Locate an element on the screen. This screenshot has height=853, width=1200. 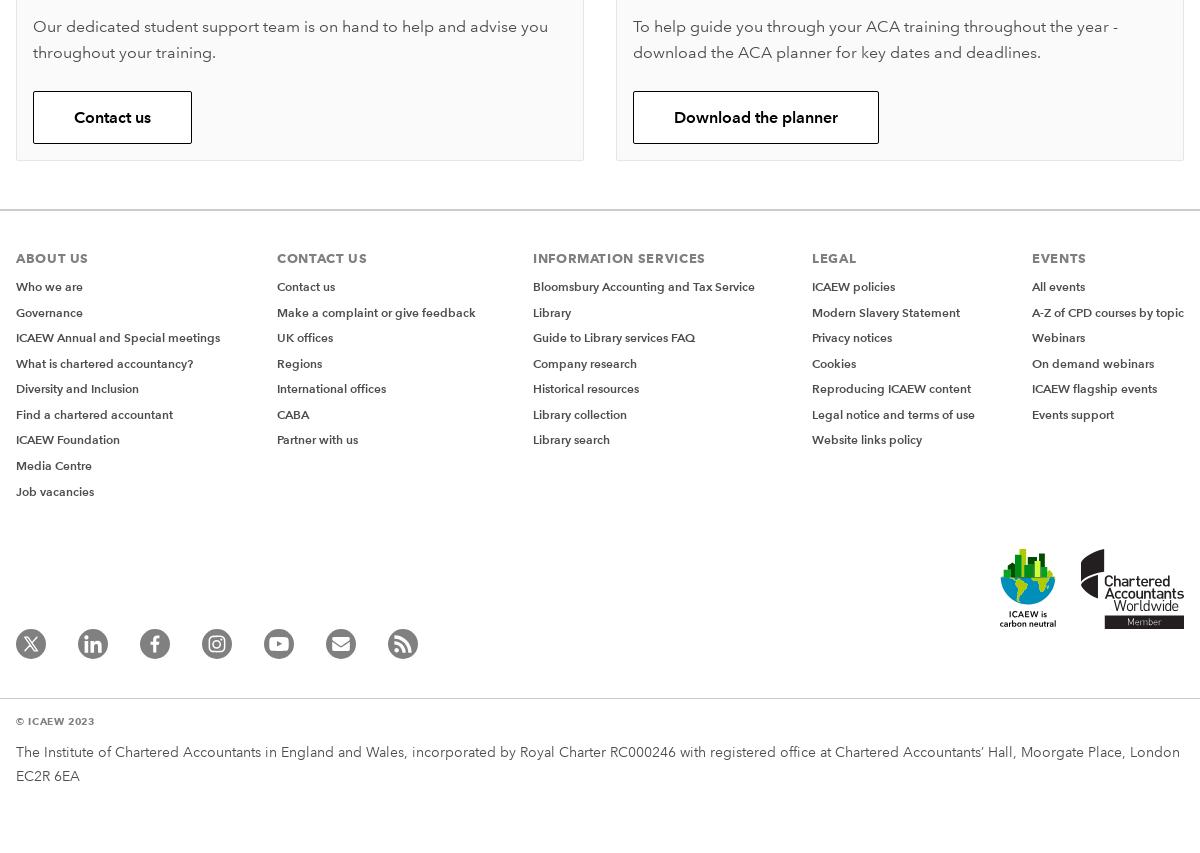
'Partner with us' is located at coordinates (317, 439).